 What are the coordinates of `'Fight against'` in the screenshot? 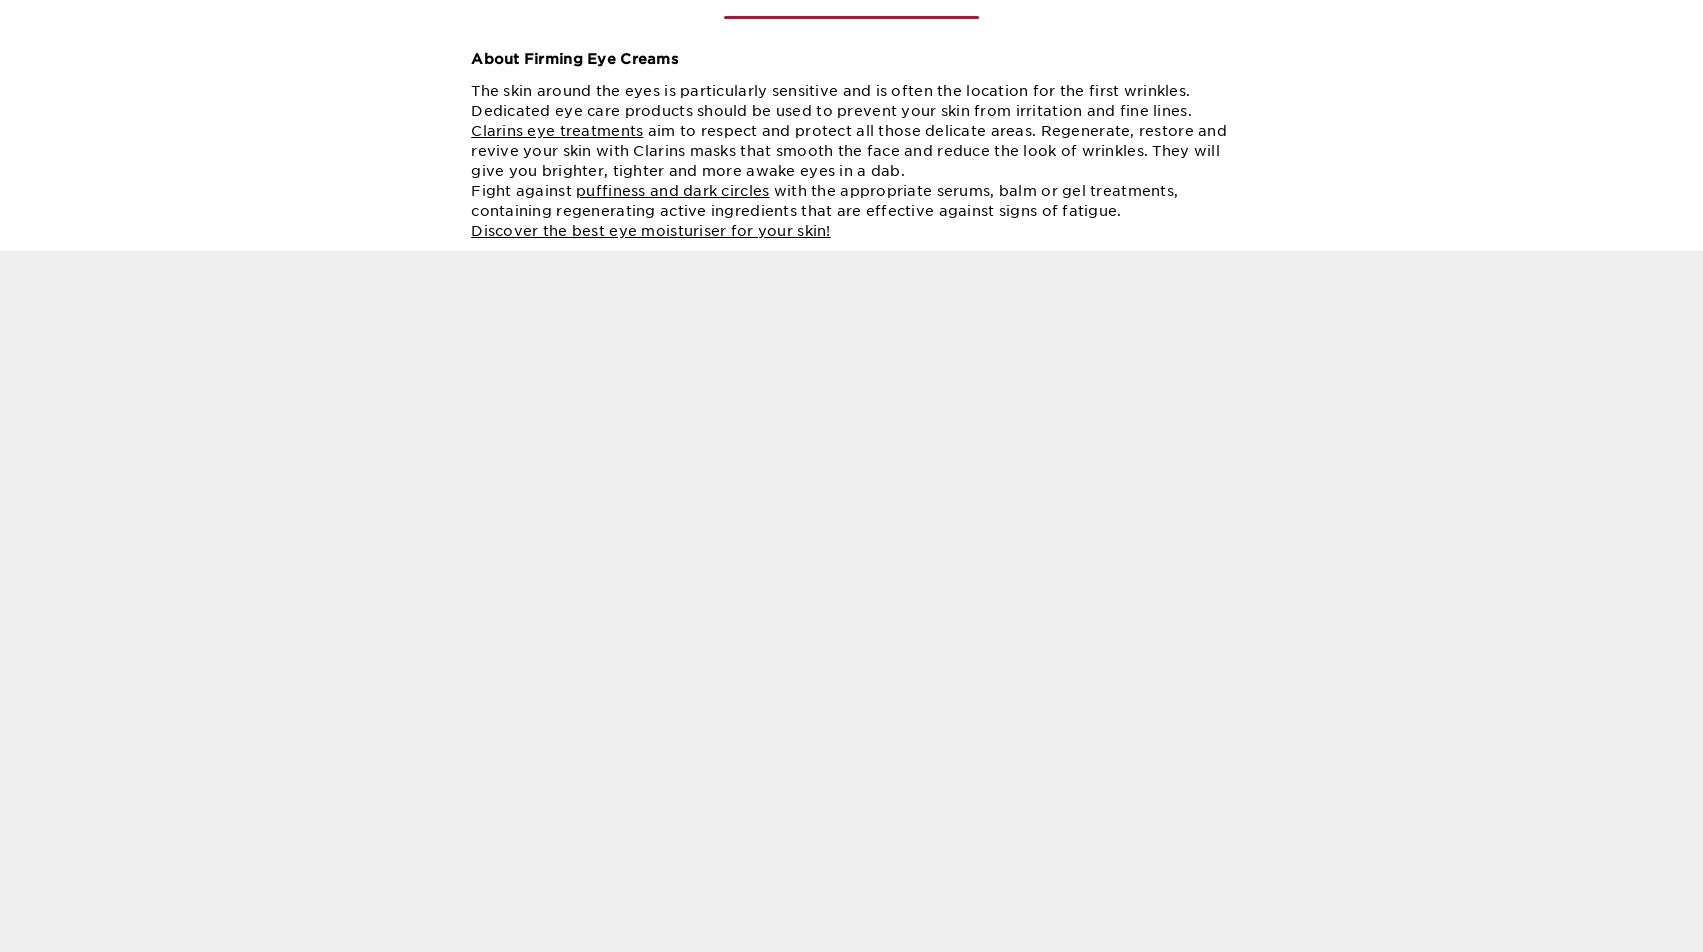 It's located at (522, 212).